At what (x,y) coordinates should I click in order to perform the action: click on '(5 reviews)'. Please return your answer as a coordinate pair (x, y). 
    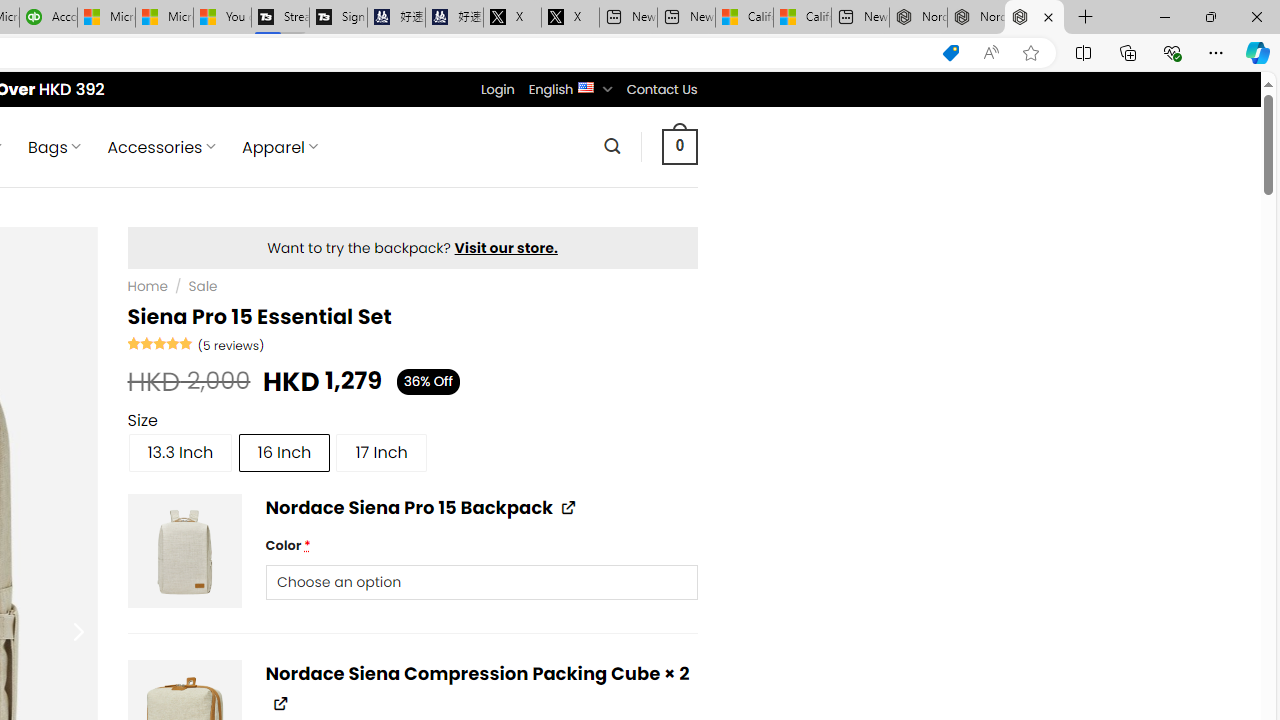
    Looking at the image, I should click on (231, 343).